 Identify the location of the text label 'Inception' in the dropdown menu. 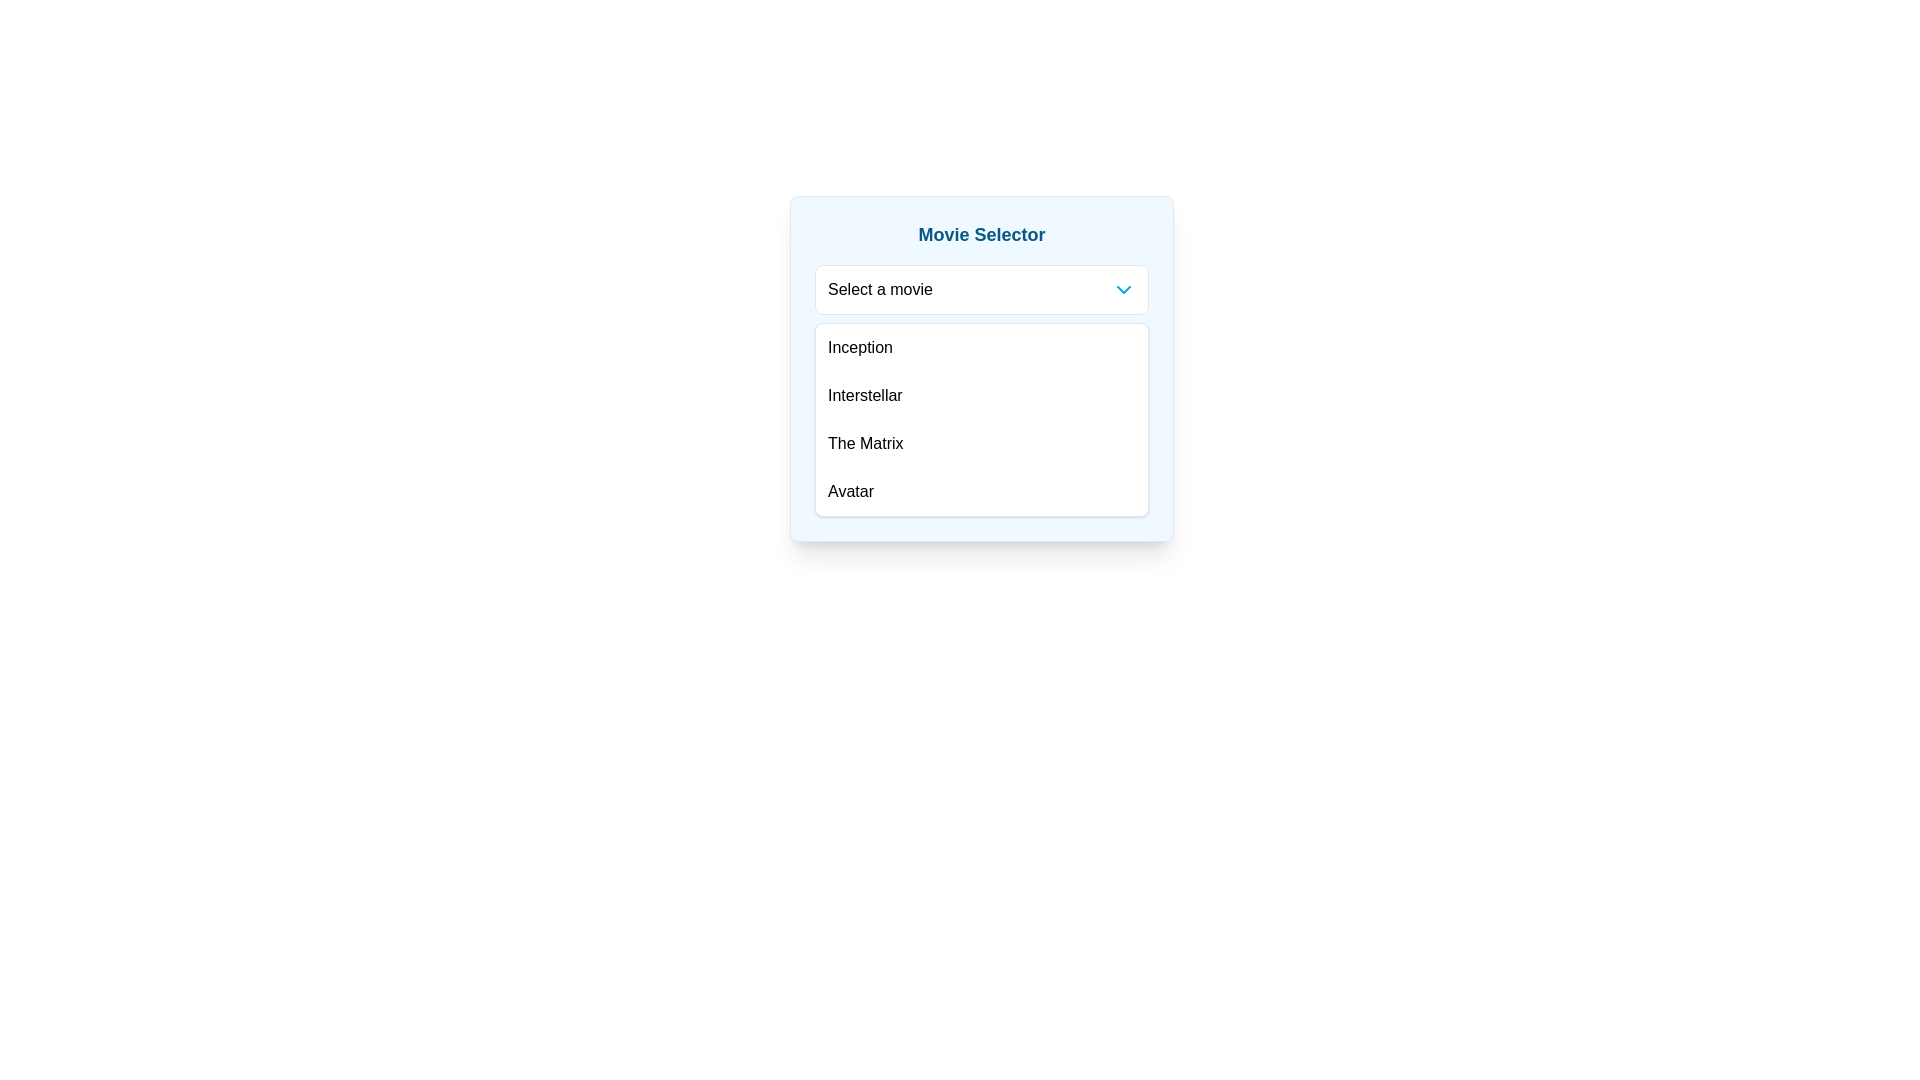
(860, 346).